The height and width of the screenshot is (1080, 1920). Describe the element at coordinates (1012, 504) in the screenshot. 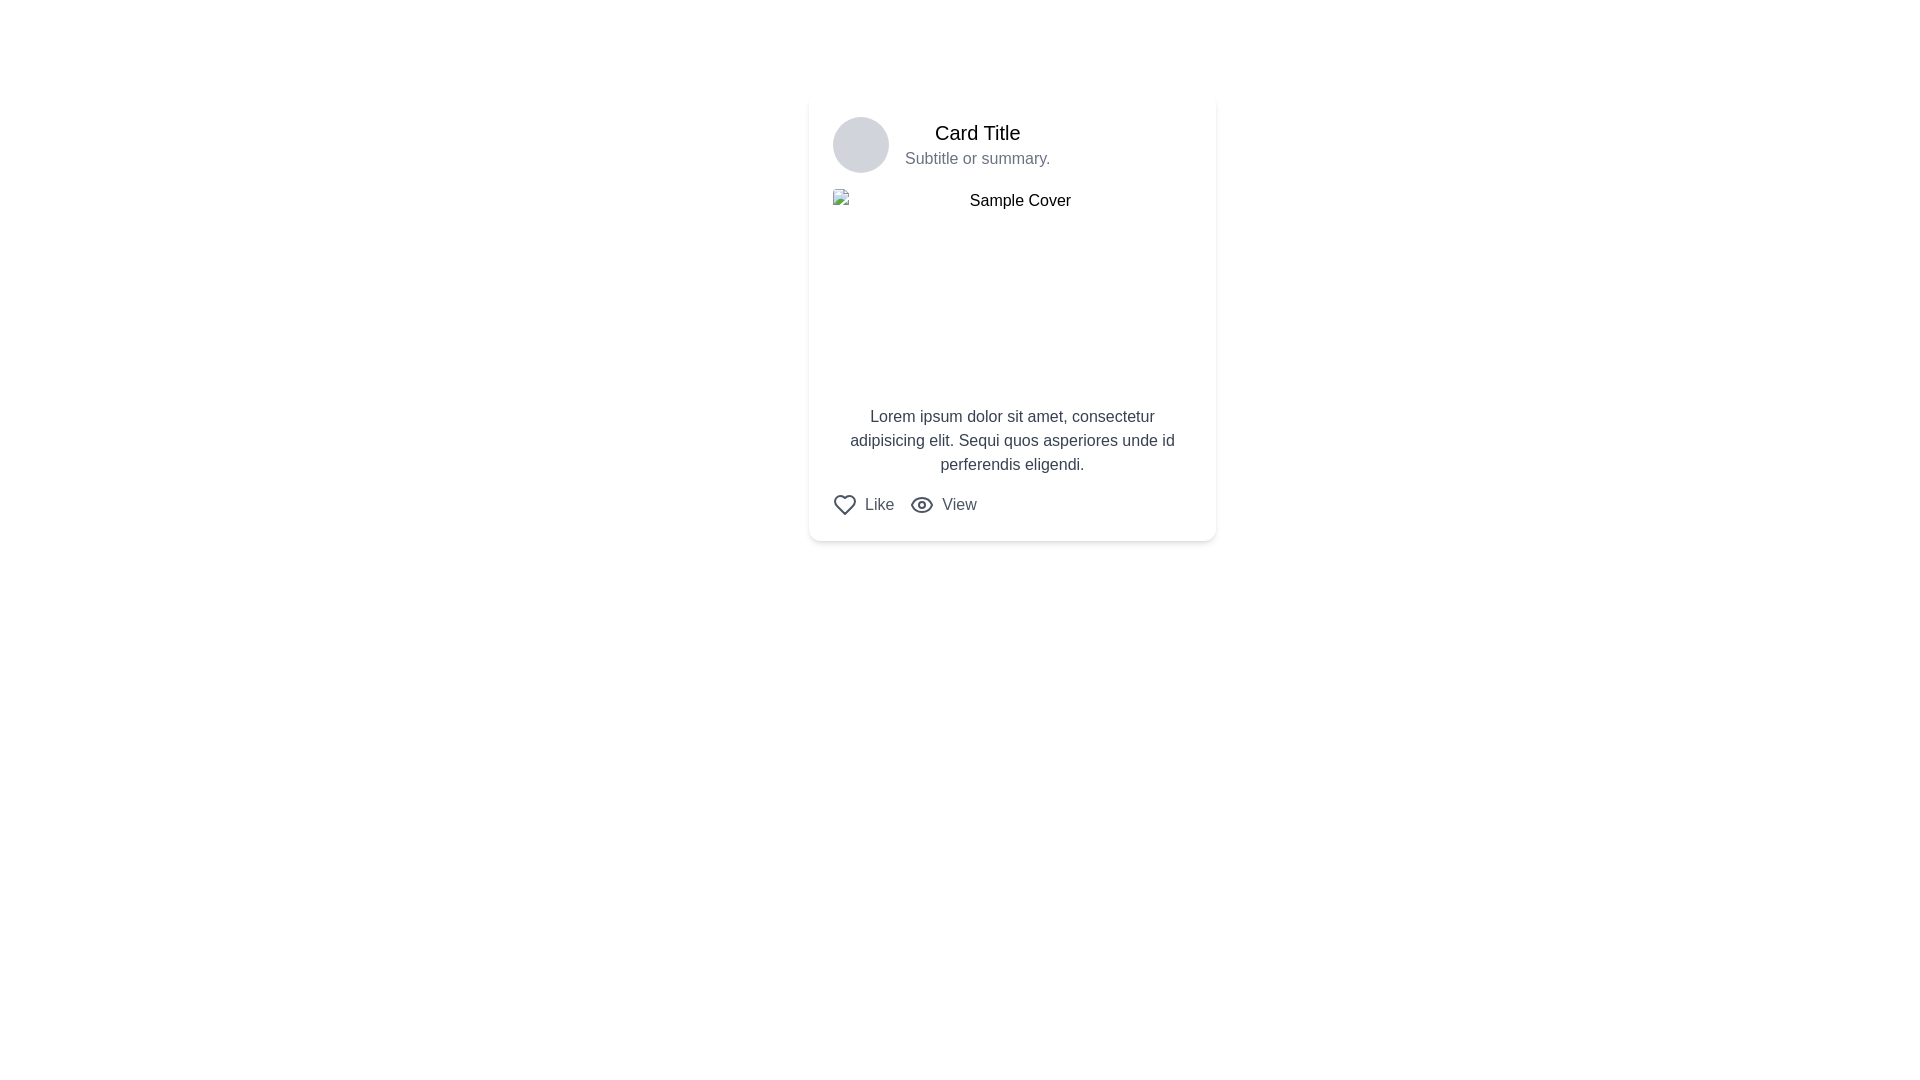

I see `the 'View' button located in the horizontal button group at the bottom of the card layout` at that location.